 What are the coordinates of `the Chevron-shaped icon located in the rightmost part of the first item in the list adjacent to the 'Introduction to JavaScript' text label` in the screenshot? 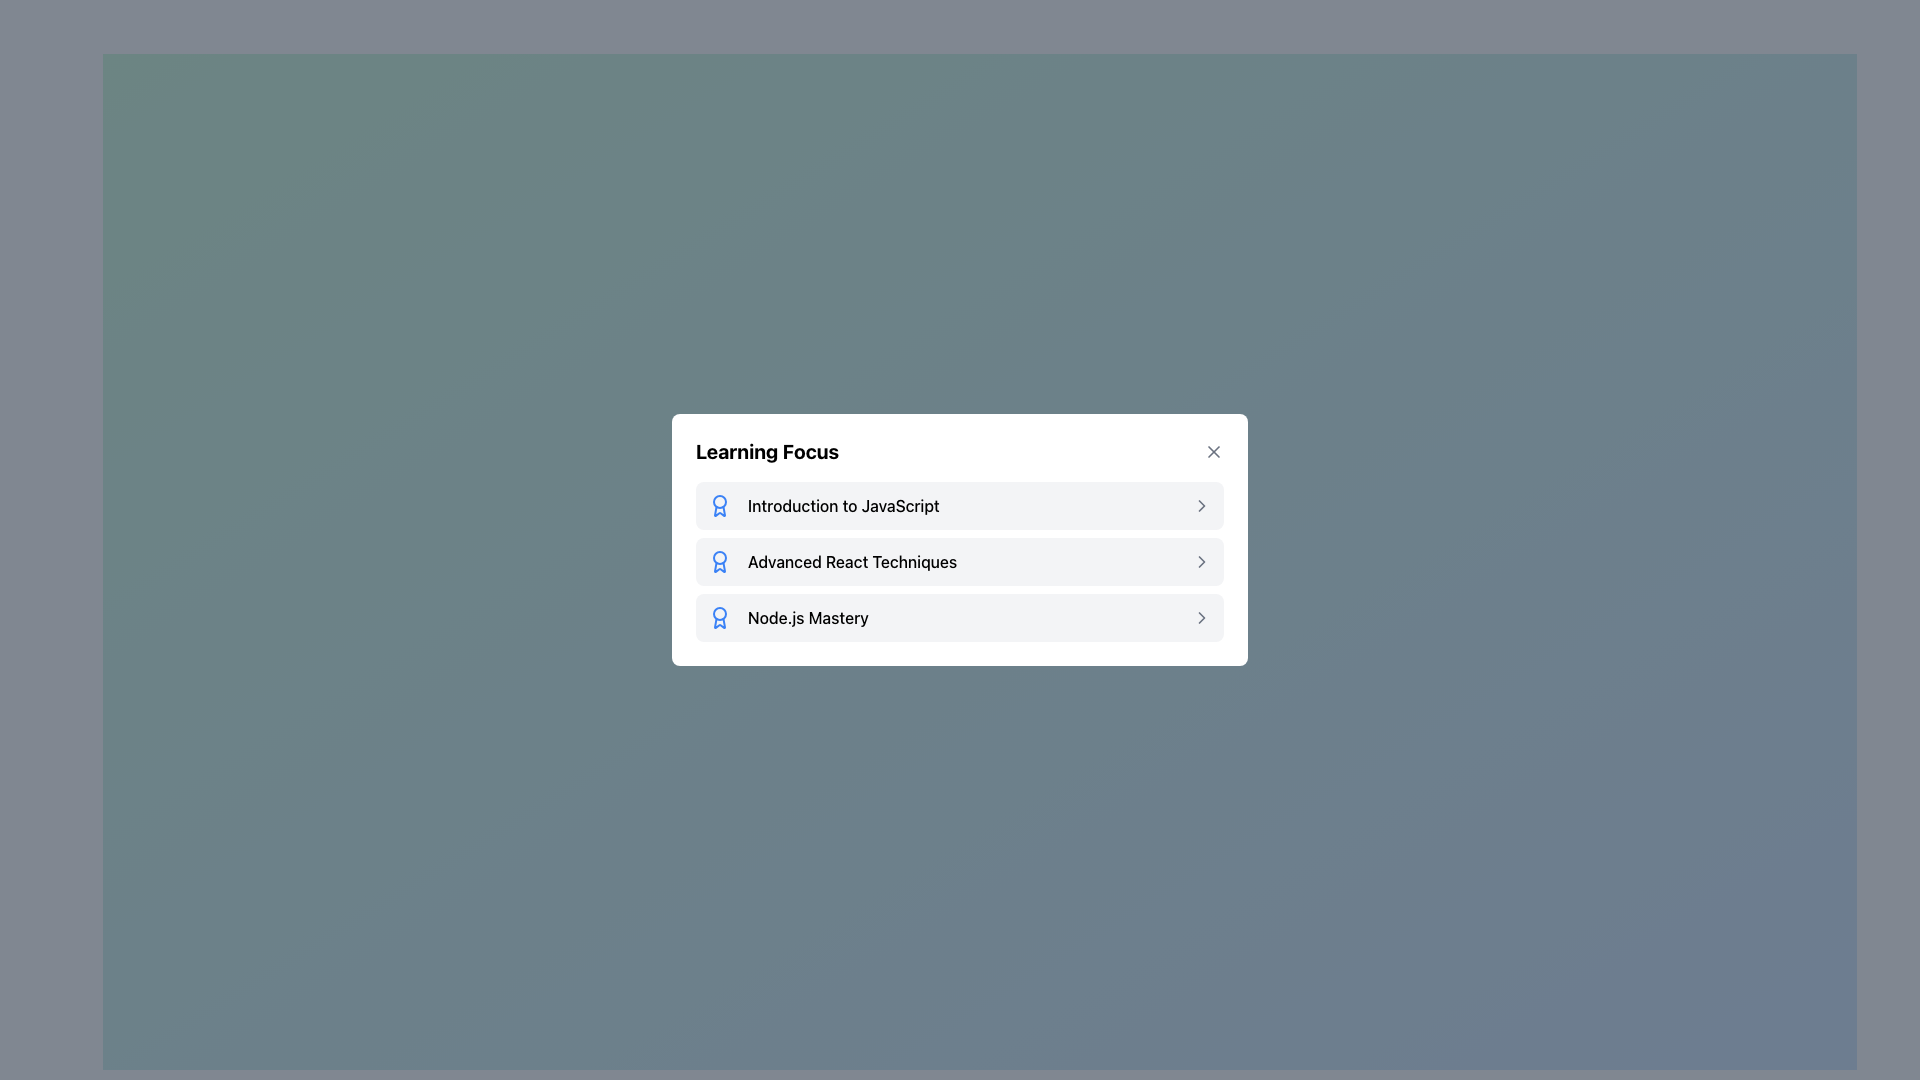 It's located at (1200, 504).